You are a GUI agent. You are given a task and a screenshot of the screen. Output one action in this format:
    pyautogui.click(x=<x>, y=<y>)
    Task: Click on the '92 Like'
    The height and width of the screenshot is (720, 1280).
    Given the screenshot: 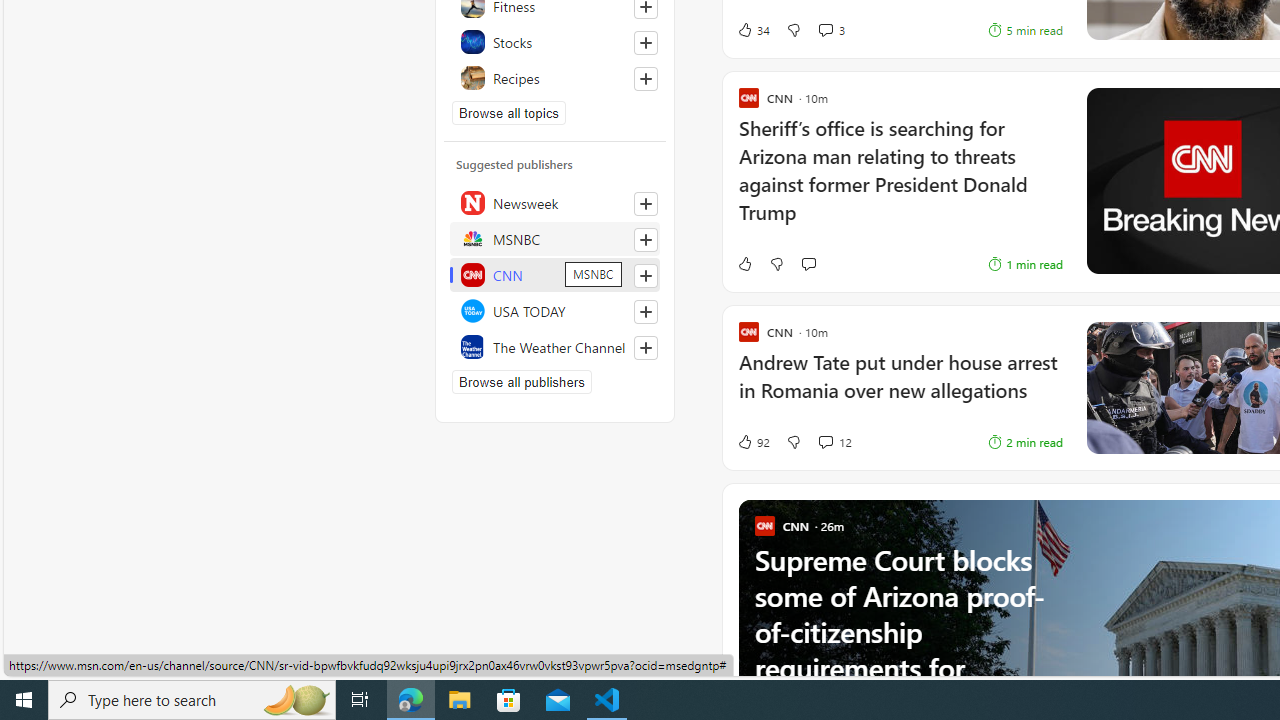 What is the action you would take?
    pyautogui.click(x=752, y=441)
    